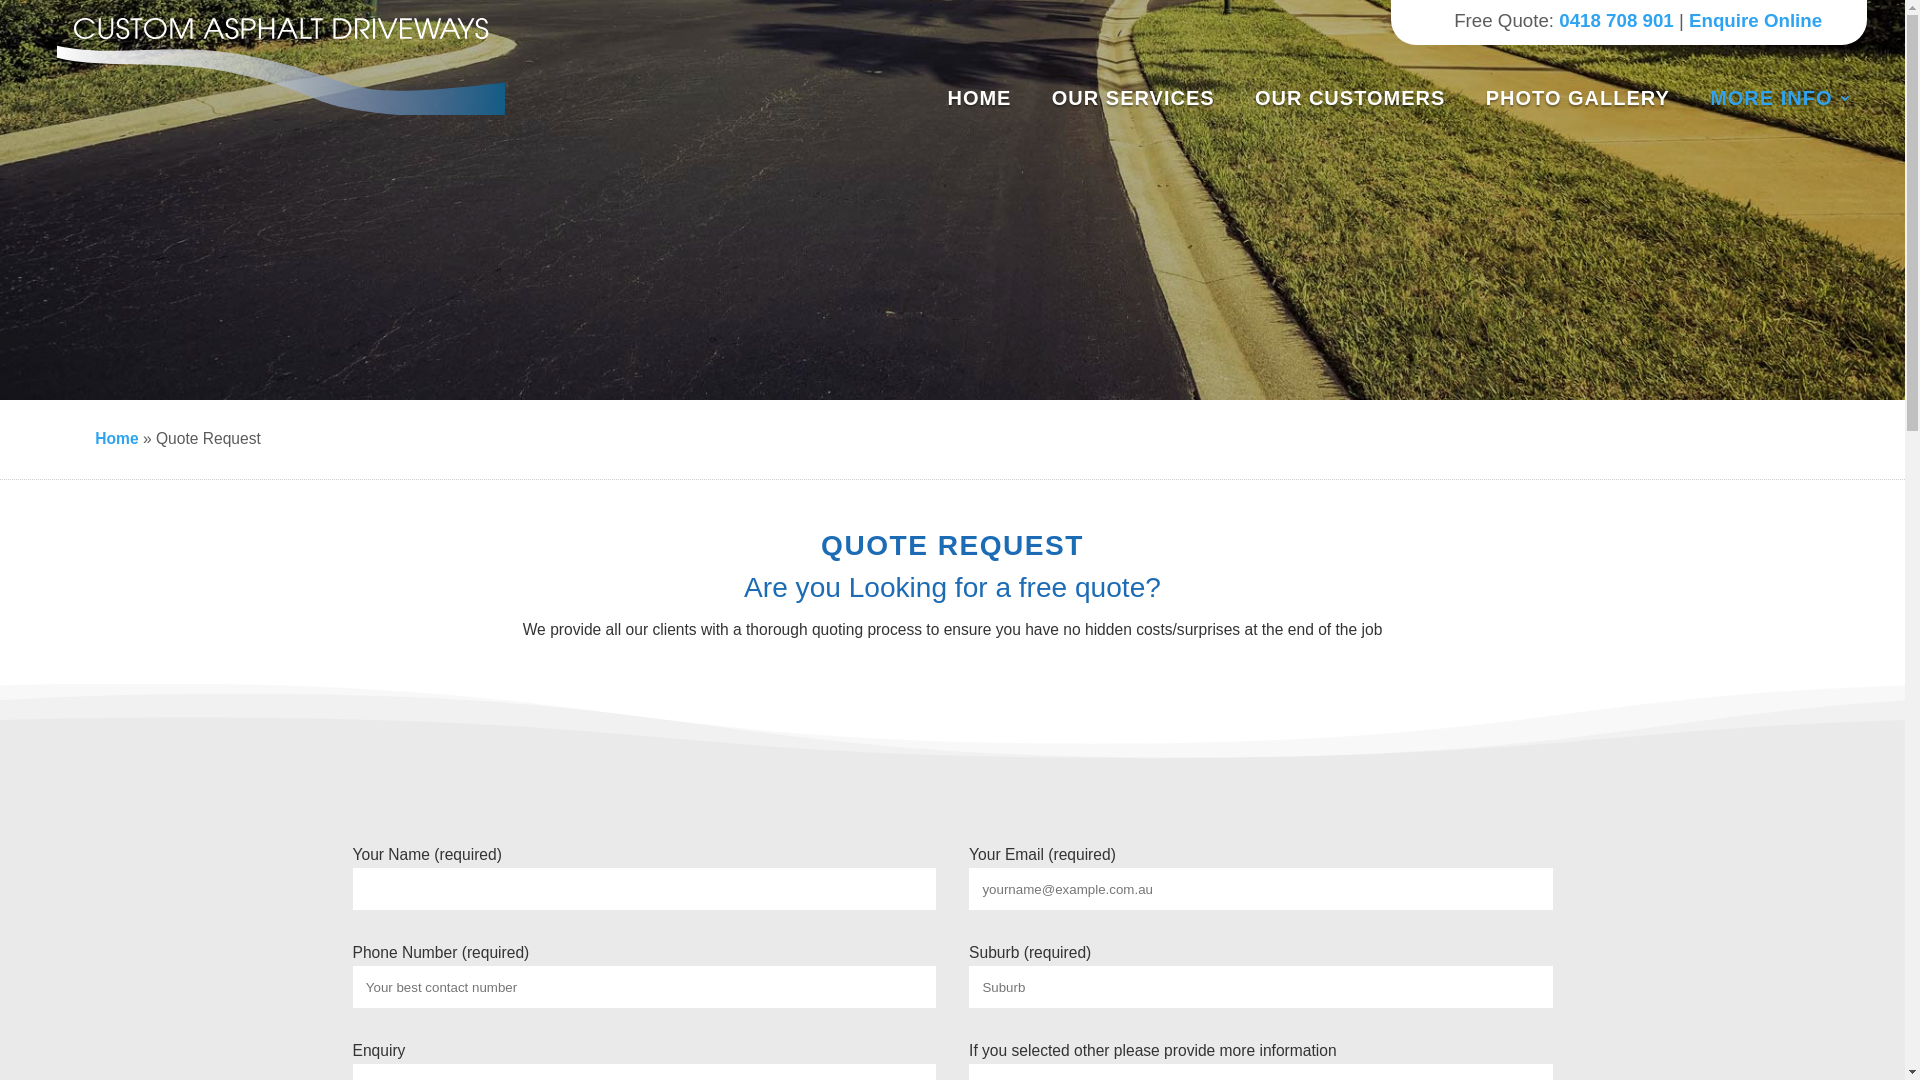 Image resolution: width=1920 pixels, height=1080 pixels. Describe the element at coordinates (1558, 20) in the screenshot. I see `'0418 708 901'` at that location.